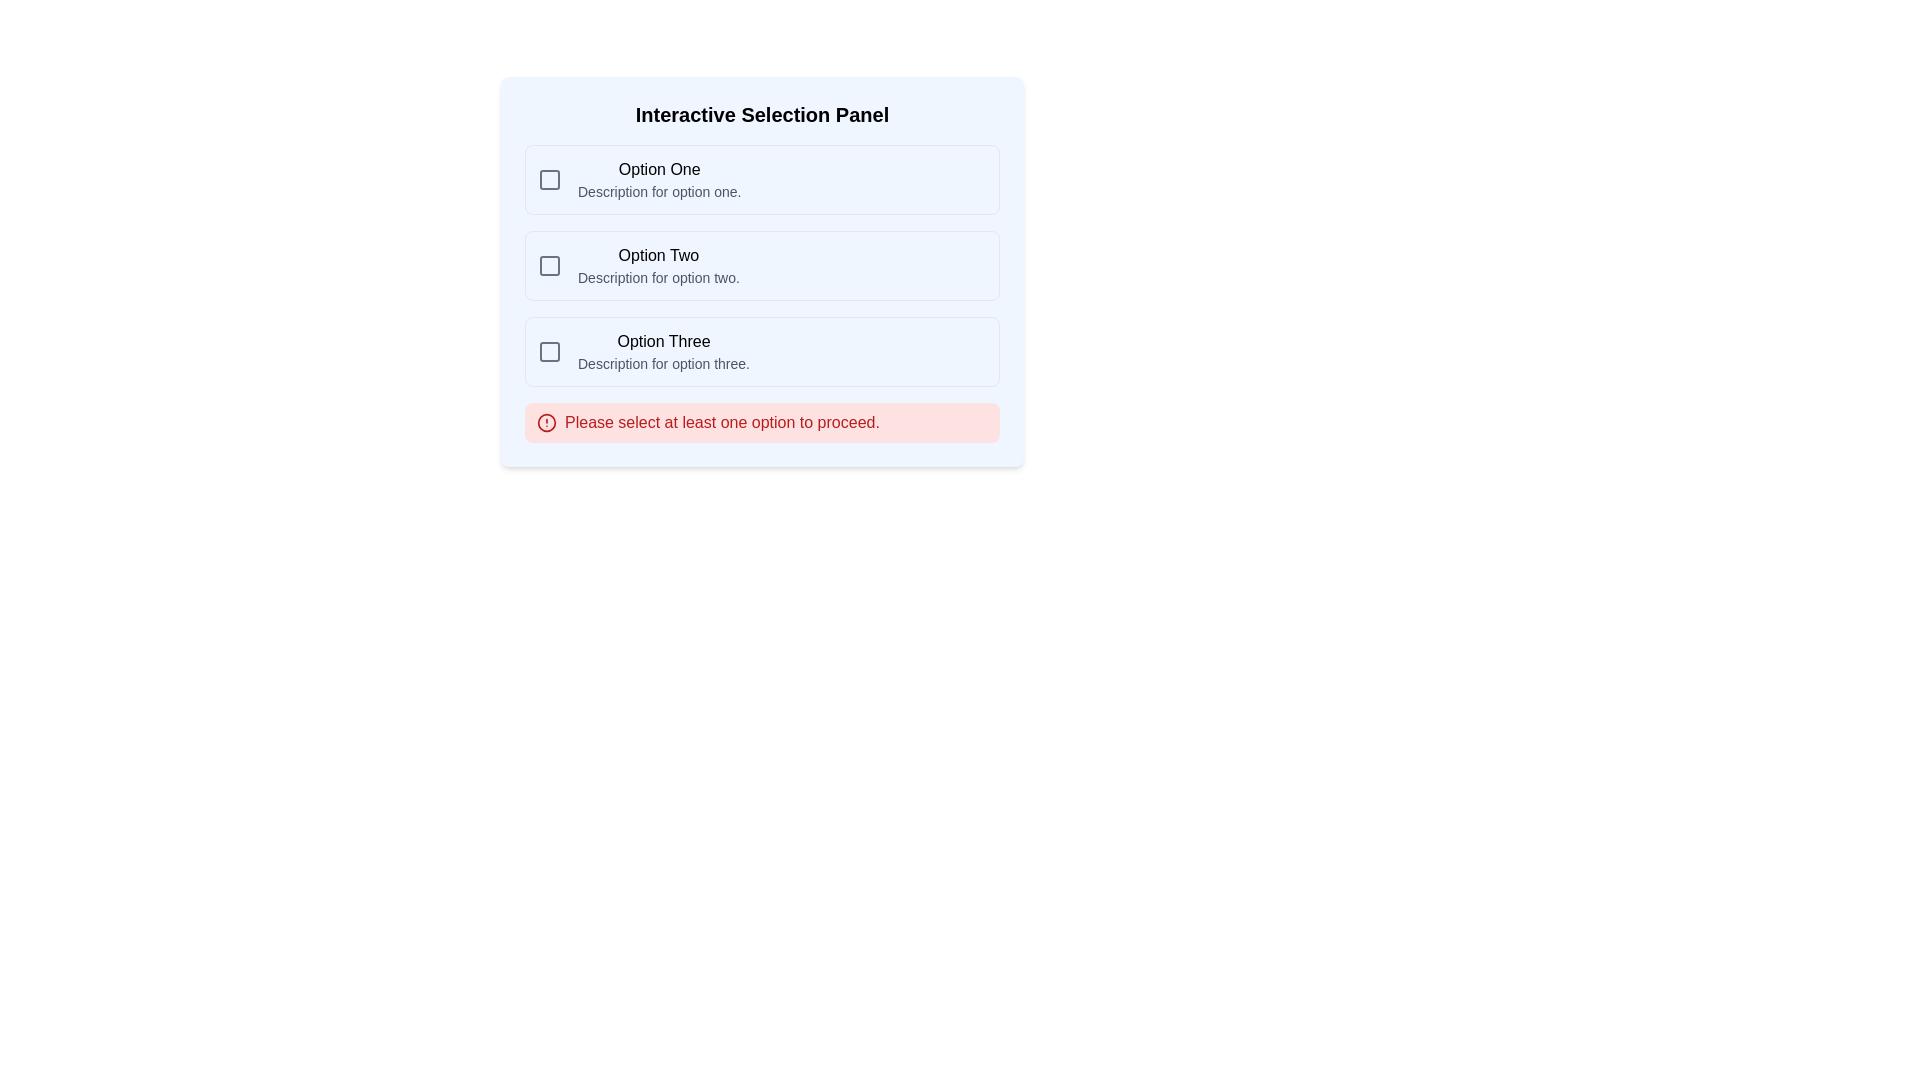 This screenshot has height=1080, width=1920. Describe the element at coordinates (658, 254) in the screenshot. I see `bold text label 'Option Two' located centrally in the second item of the selection interface, which is followed by a description` at that location.